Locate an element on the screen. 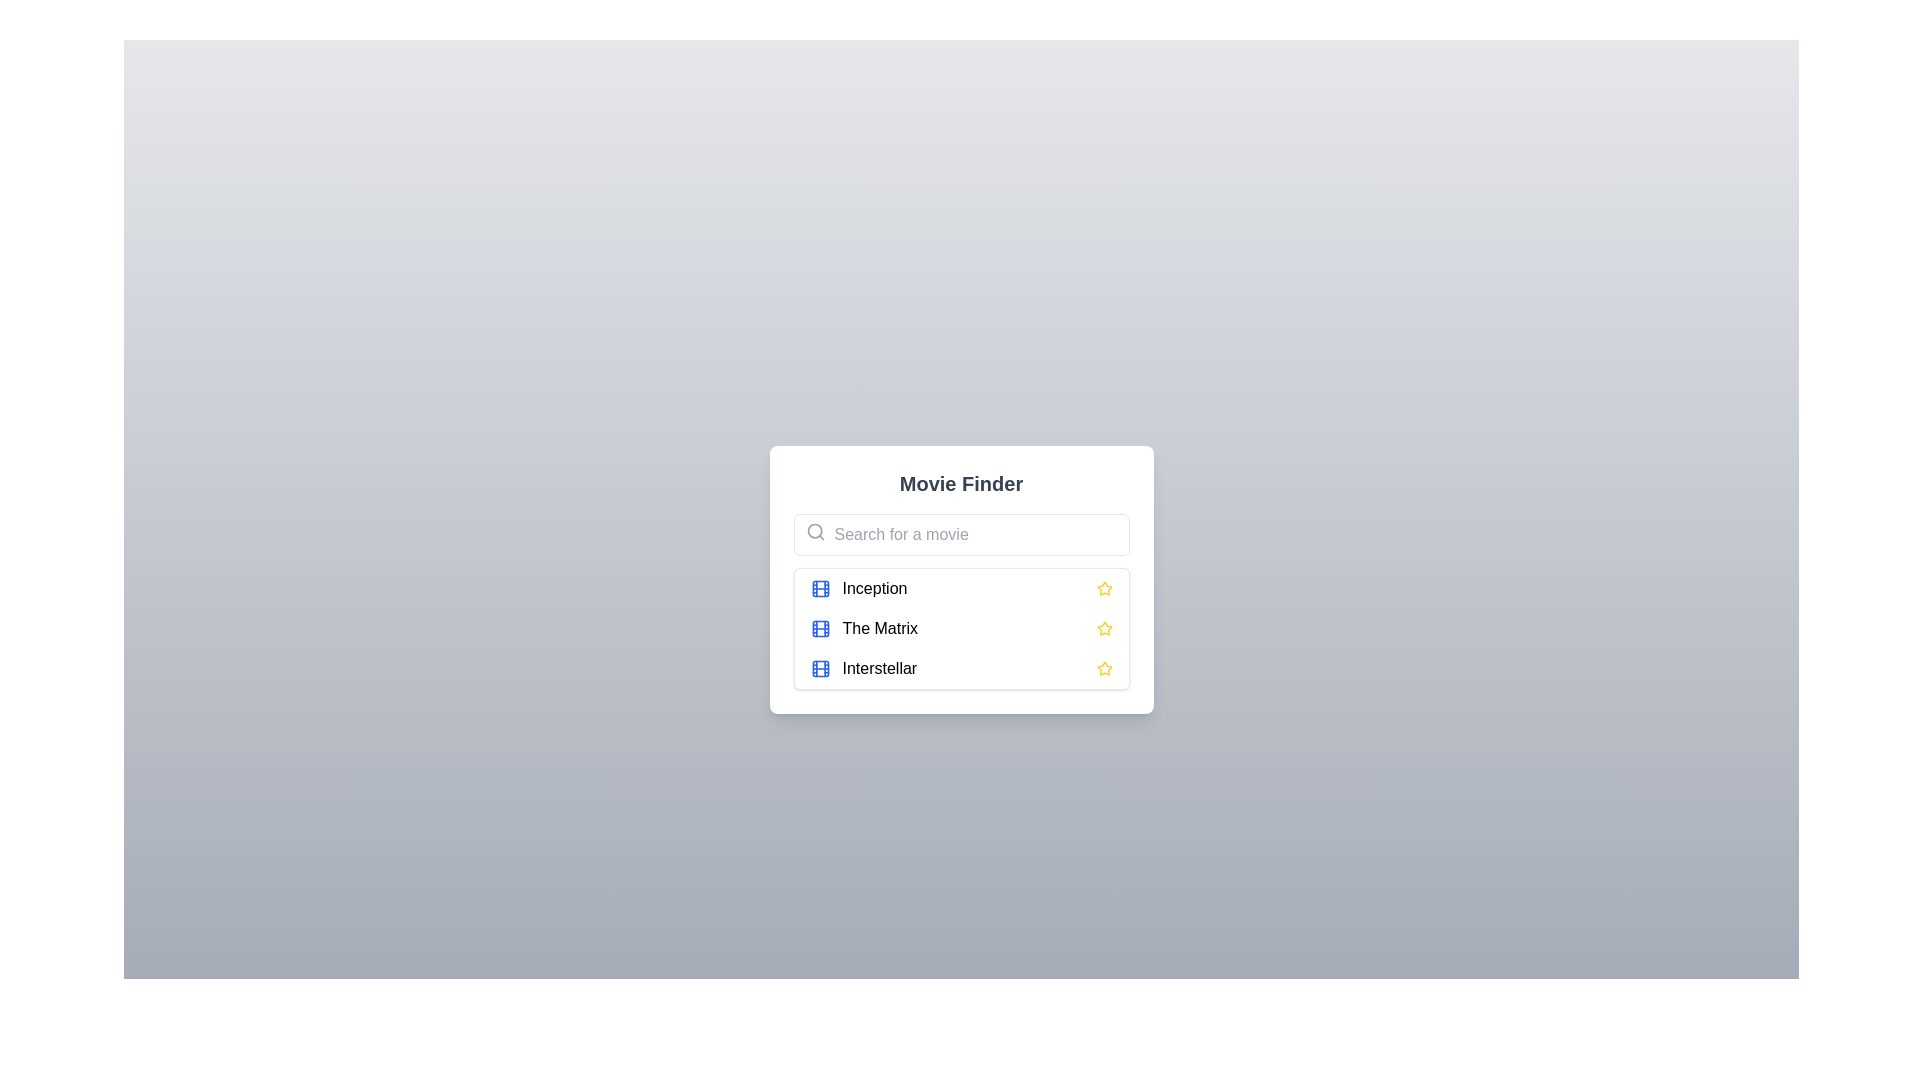 The image size is (1920, 1080). the blue film reel icon that is located to the left of the text 'Inception' in the first row of the movie list under the 'Search for a movie' input is located at coordinates (820, 588).